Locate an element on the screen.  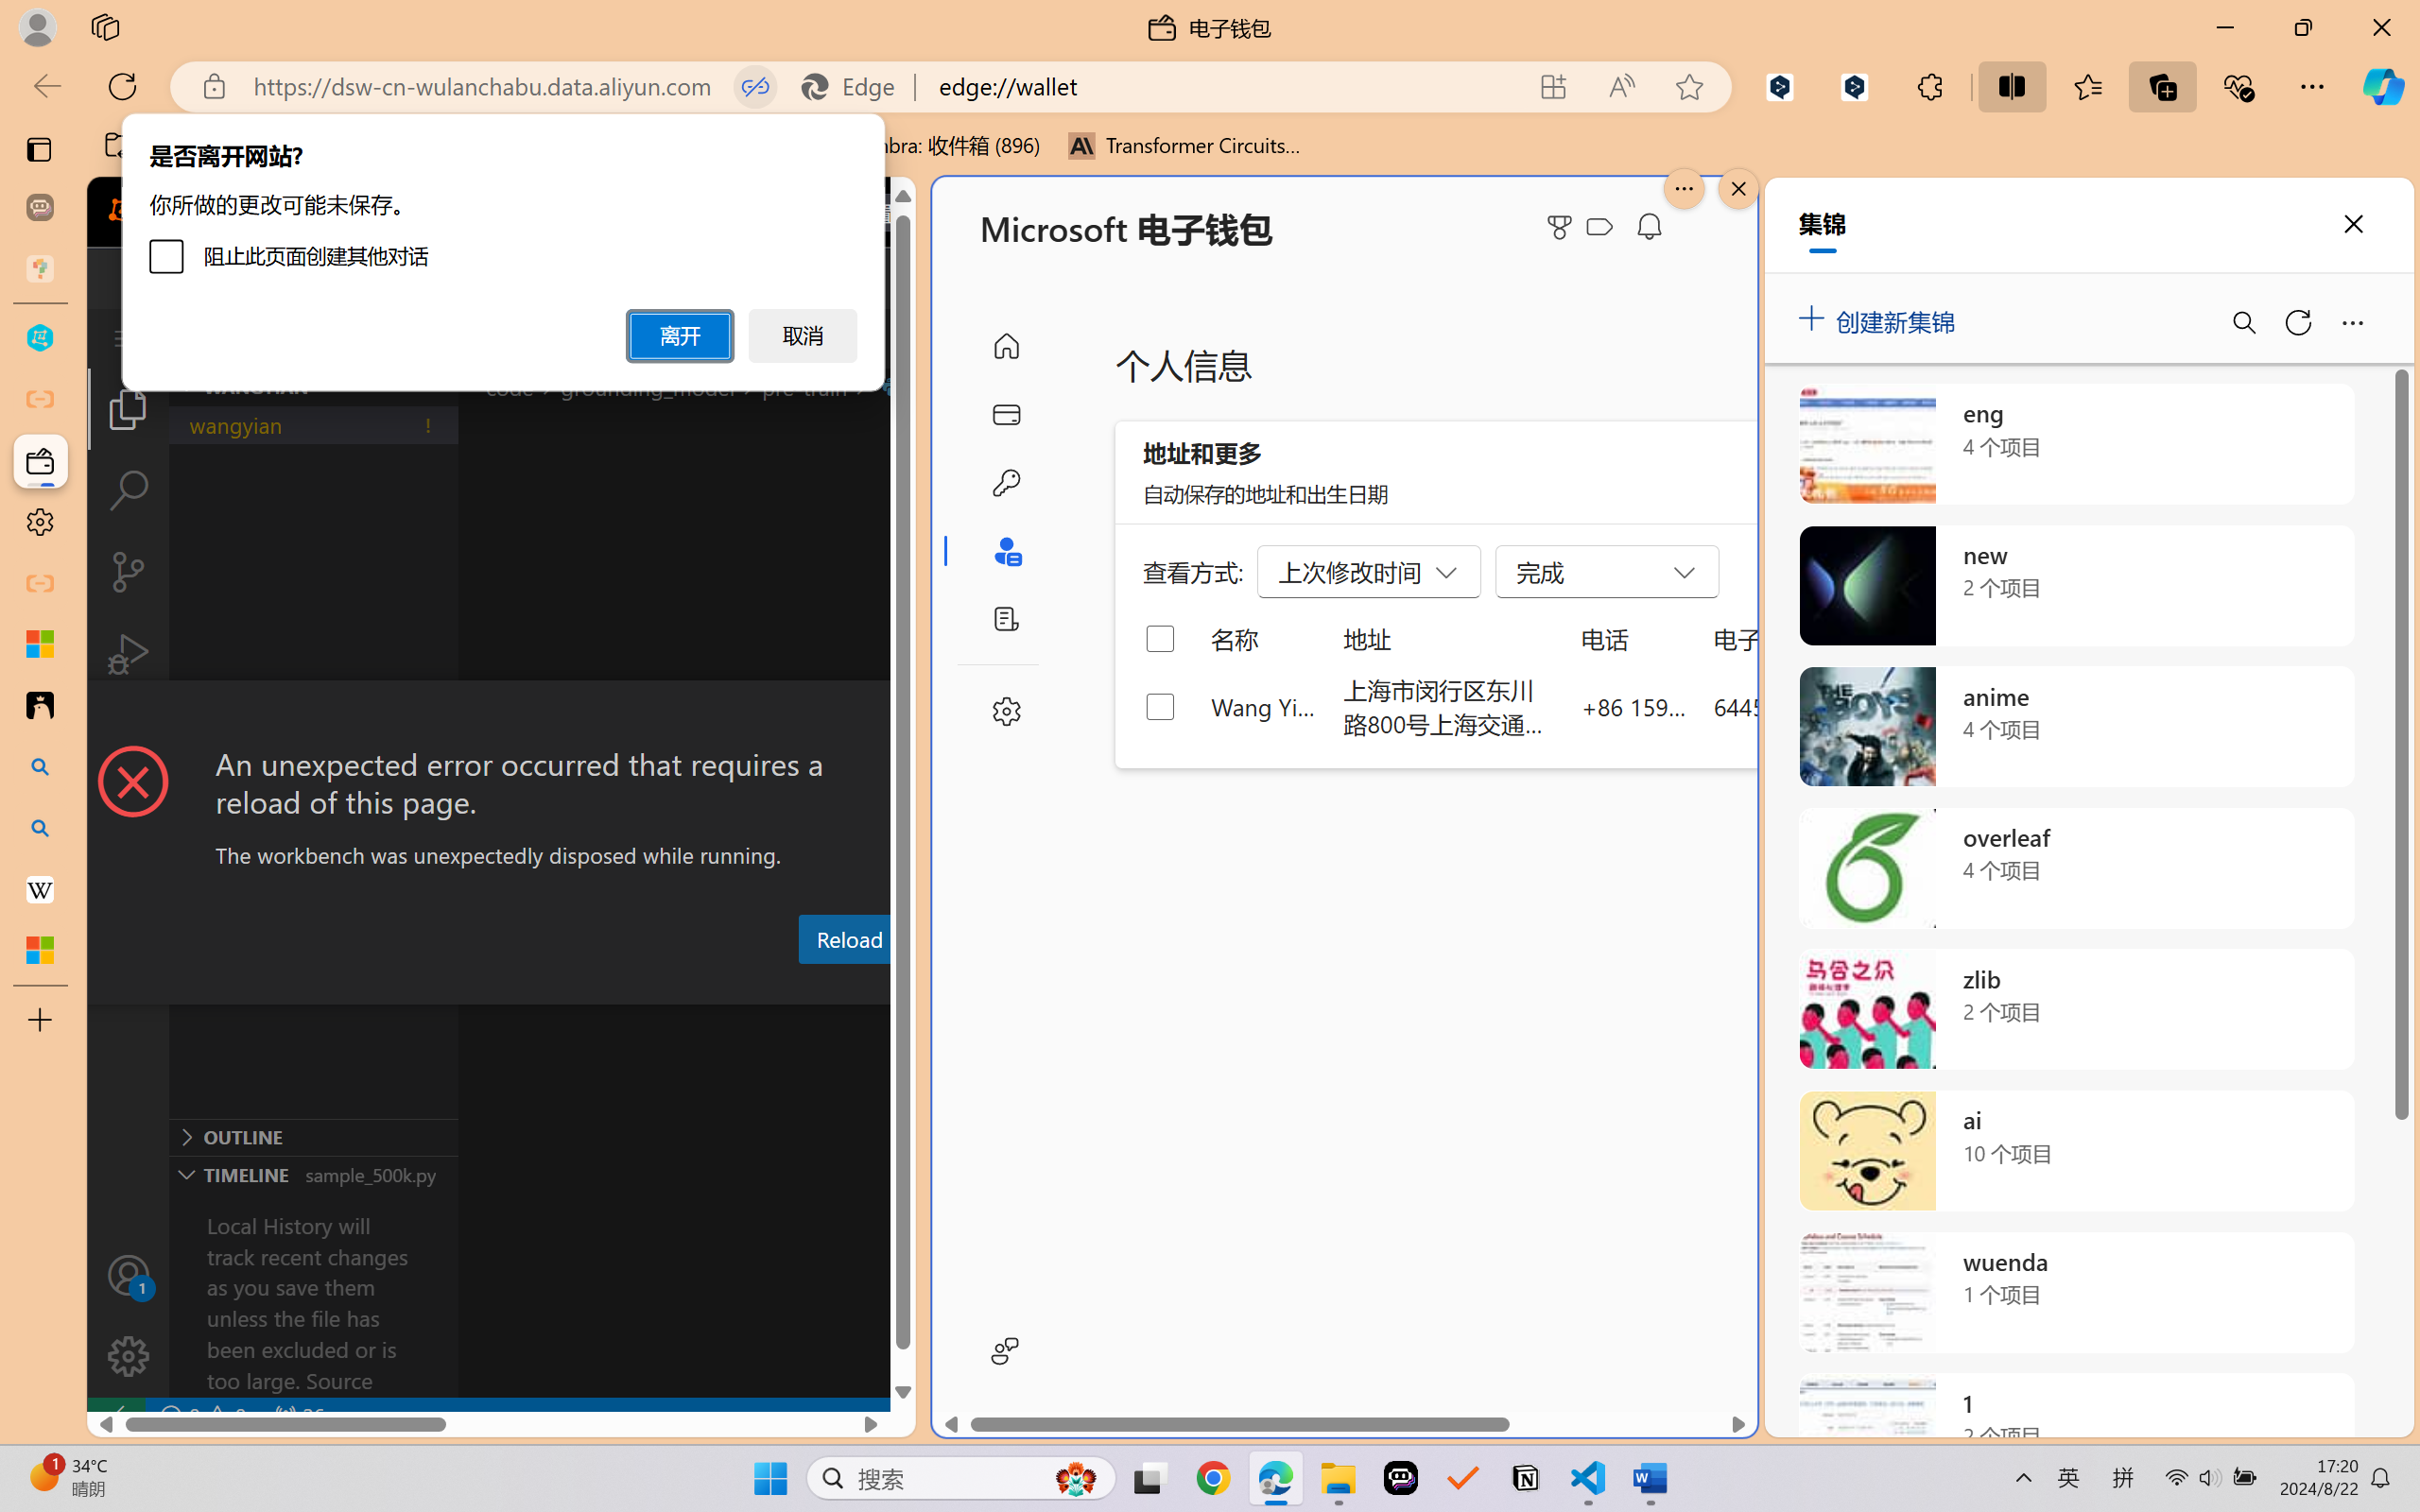
'Timeline Section' is located at coordinates (313, 1174).